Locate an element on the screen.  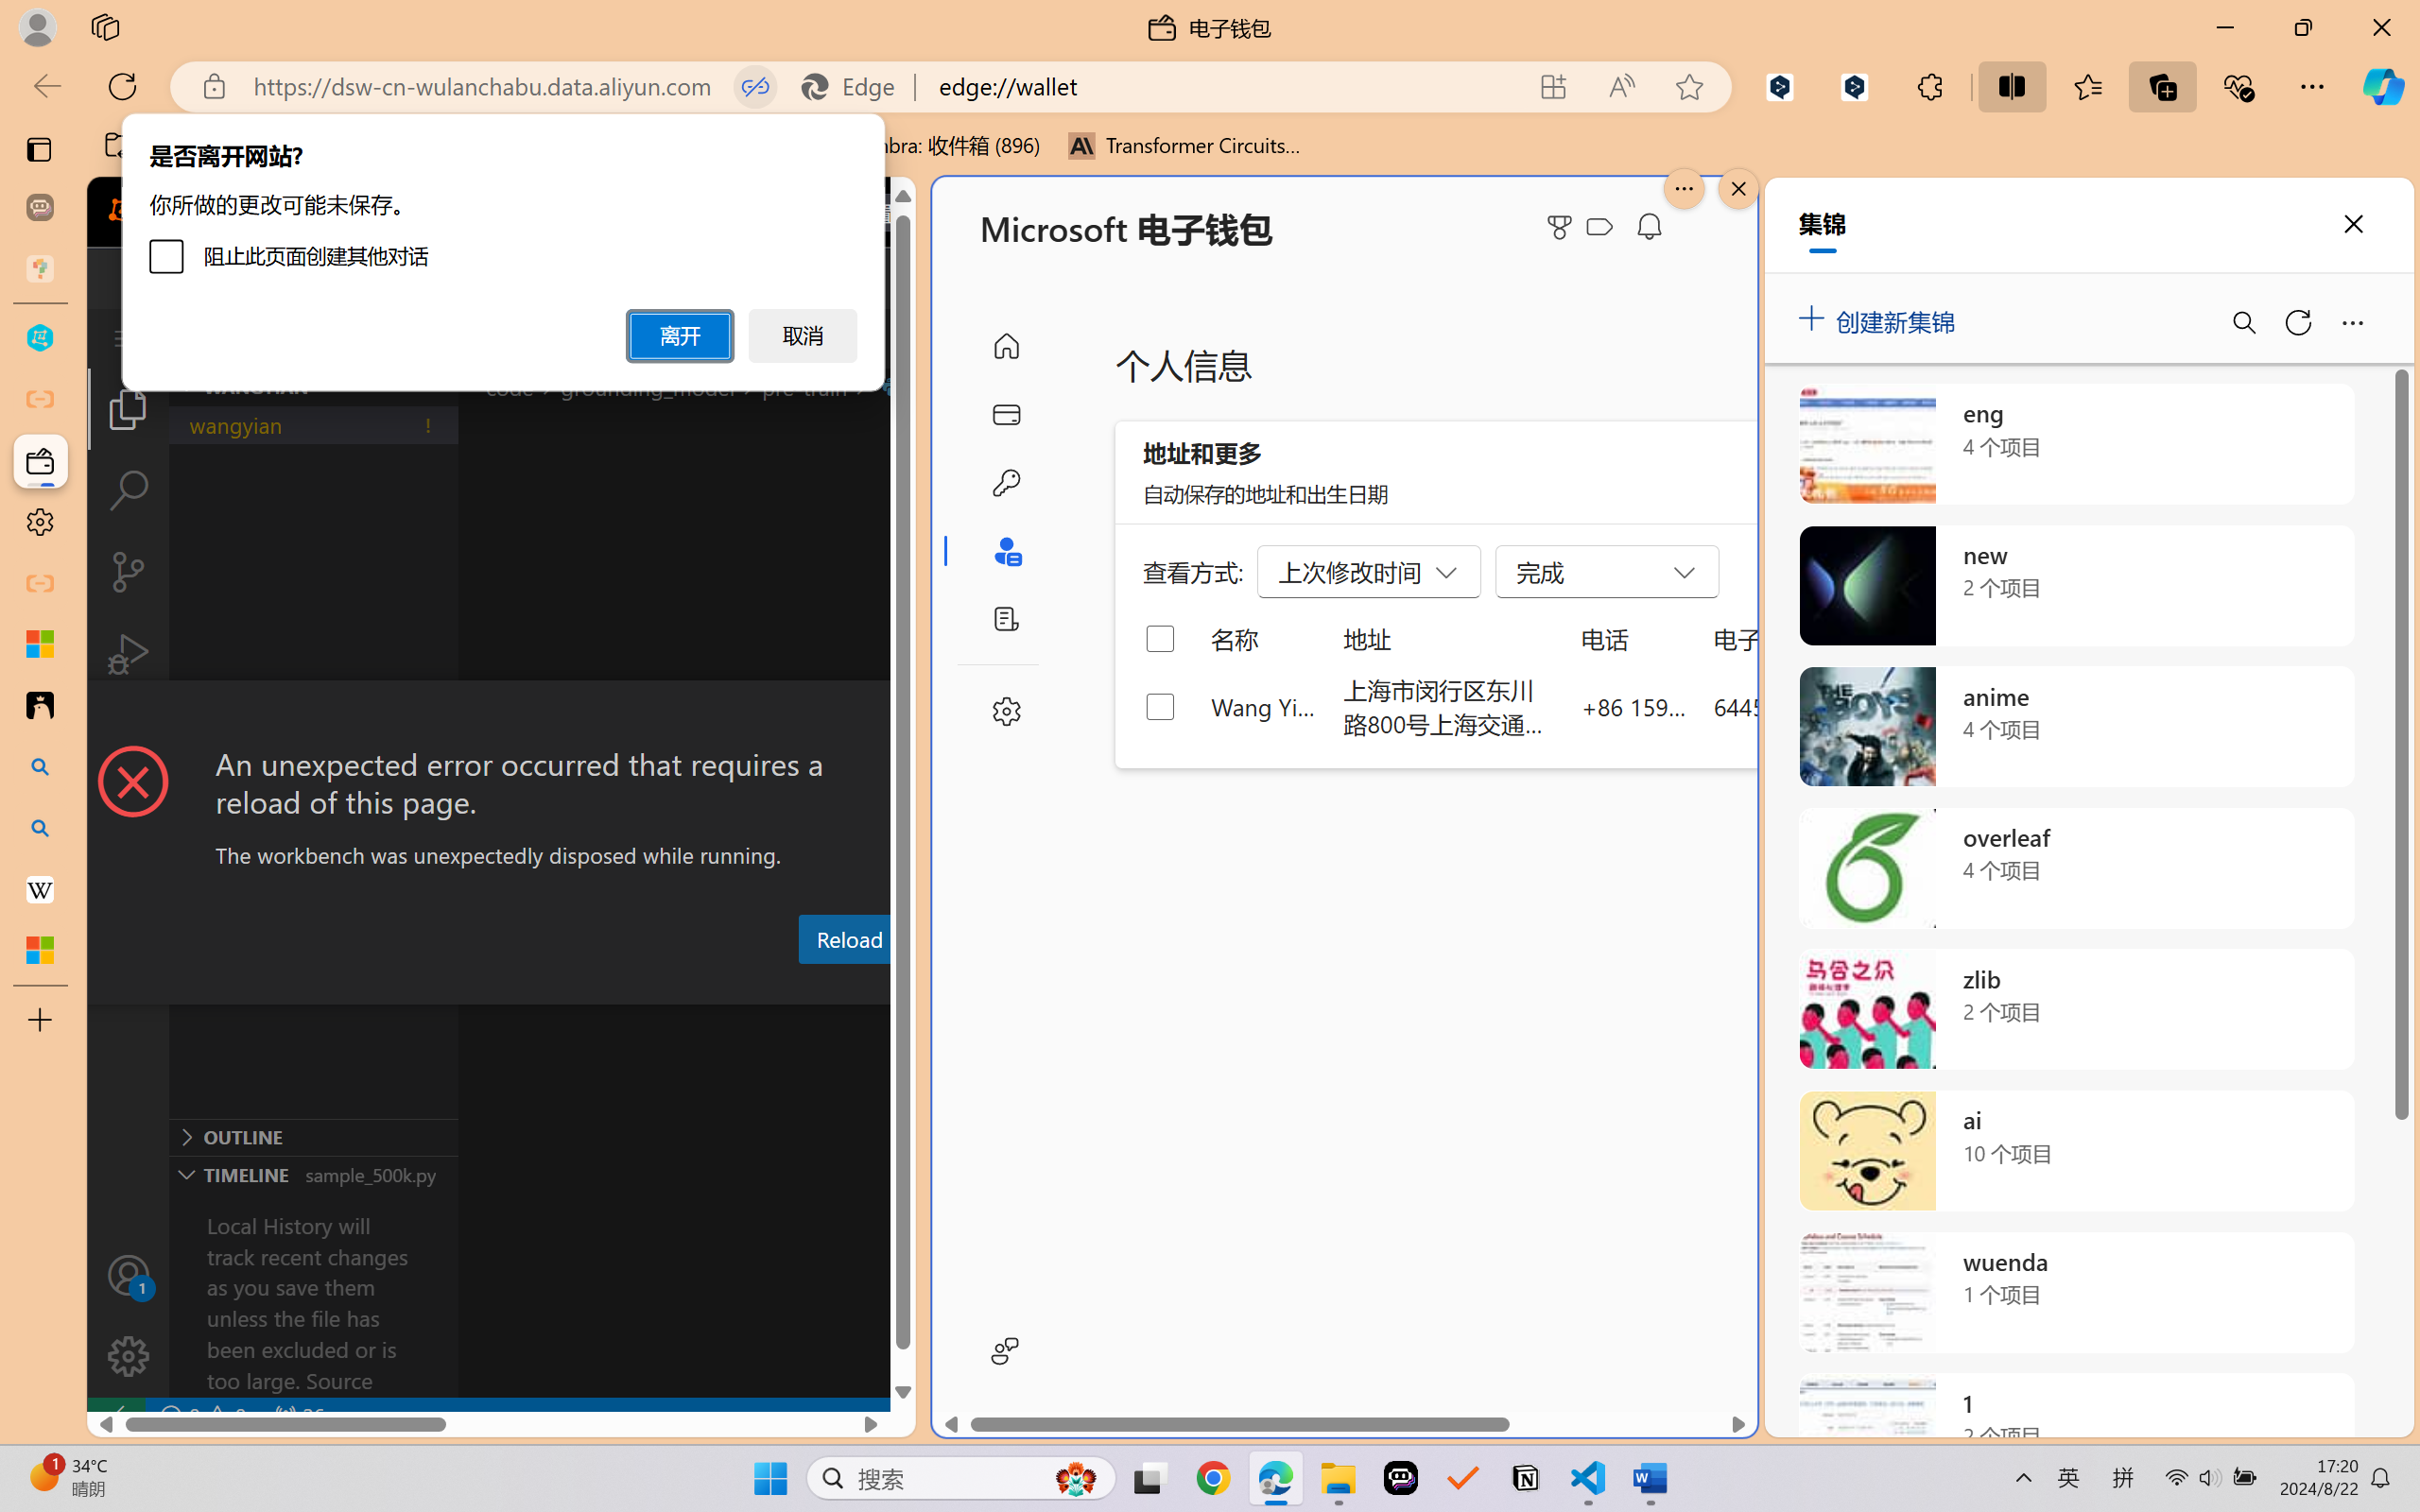
'Timeline Section' is located at coordinates (313, 1174).